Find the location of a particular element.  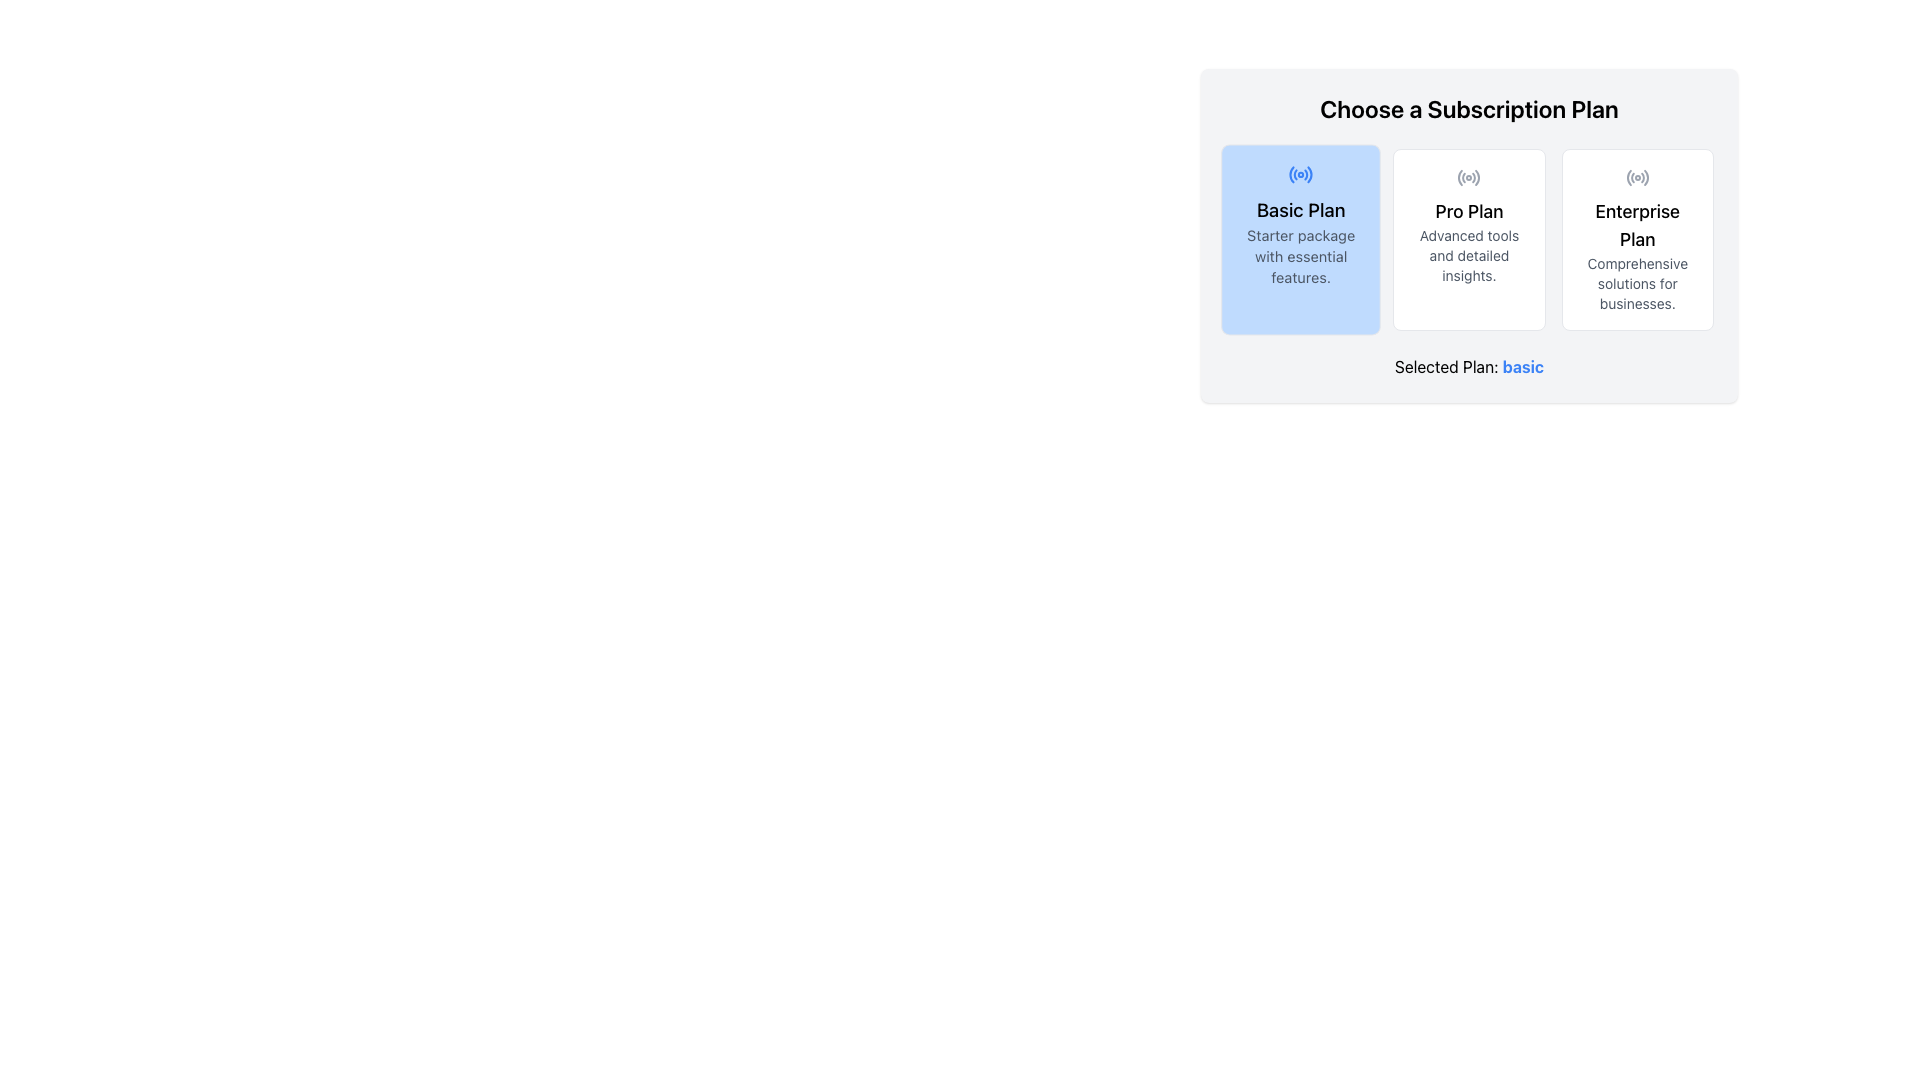

the 'Pro Plan' card, which is the second card in a row of three options is located at coordinates (1469, 238).